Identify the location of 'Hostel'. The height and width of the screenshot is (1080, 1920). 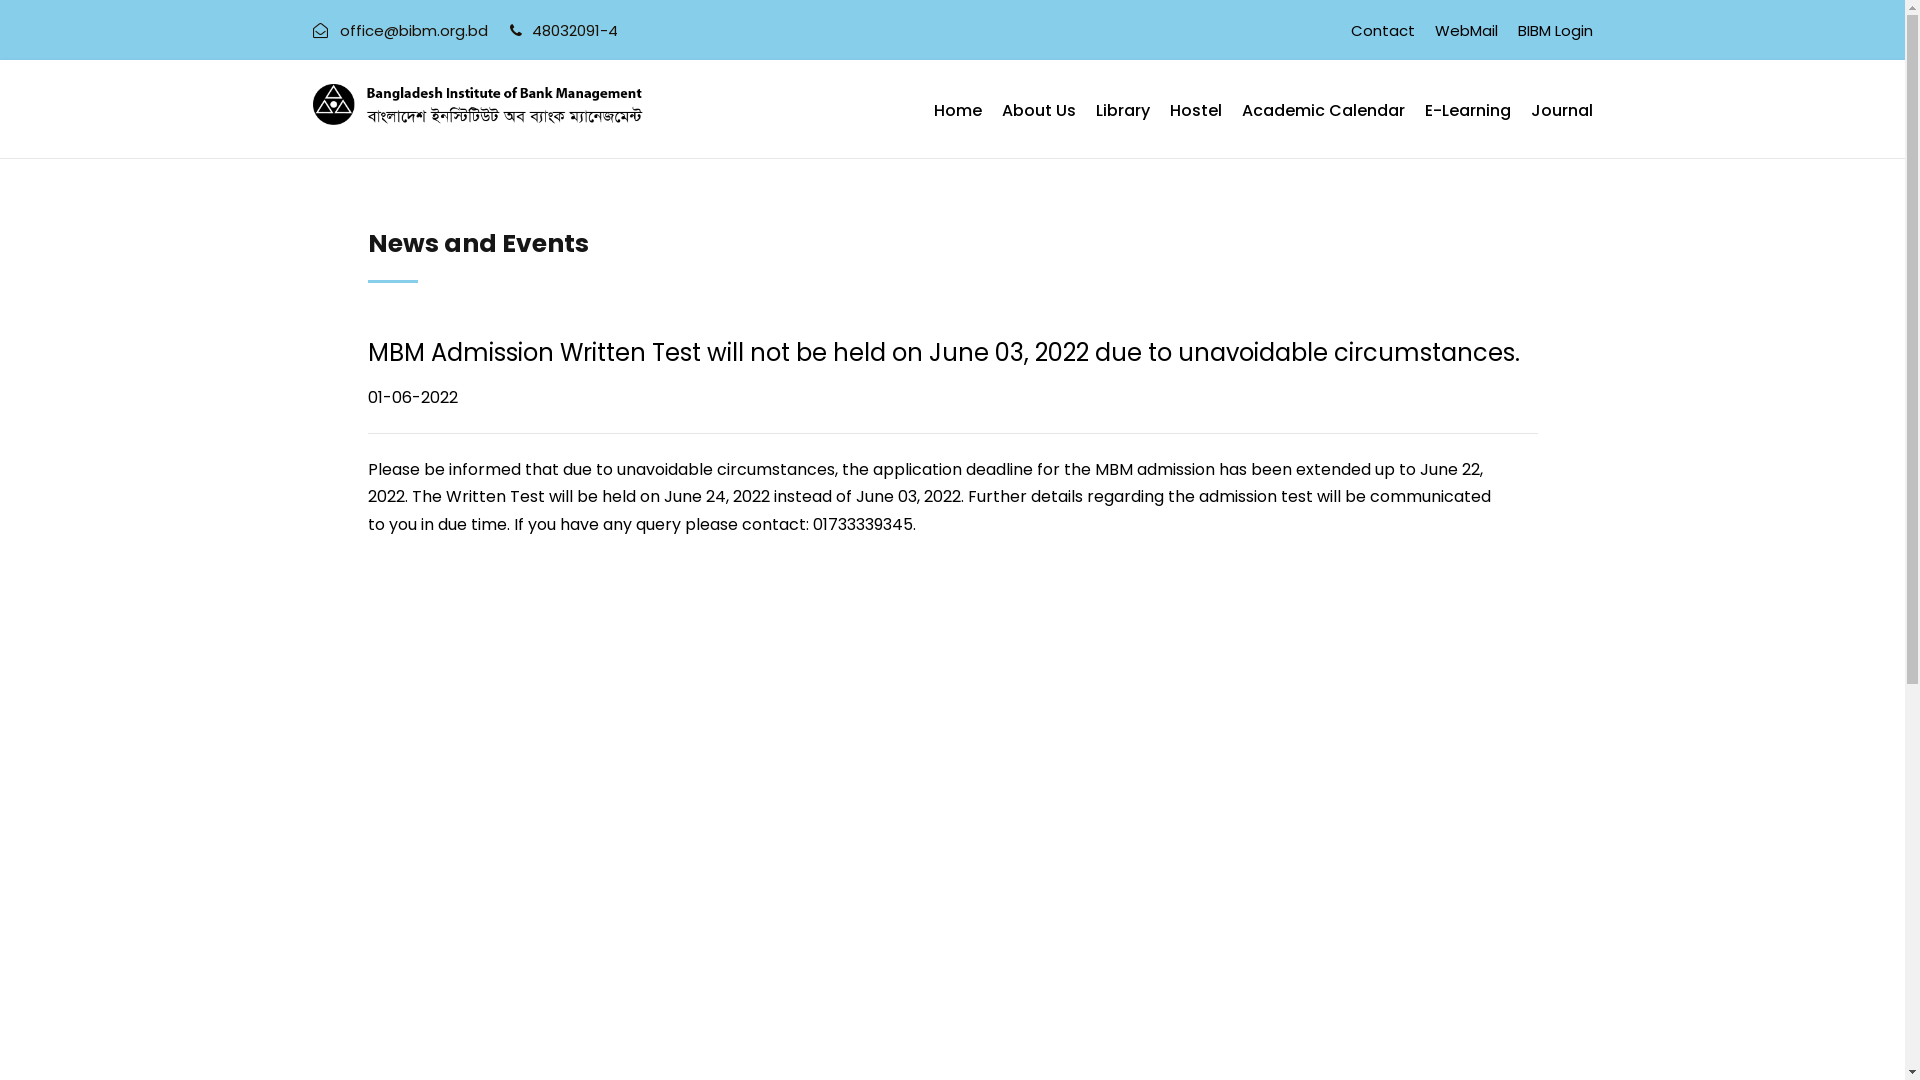
(1195, 127).